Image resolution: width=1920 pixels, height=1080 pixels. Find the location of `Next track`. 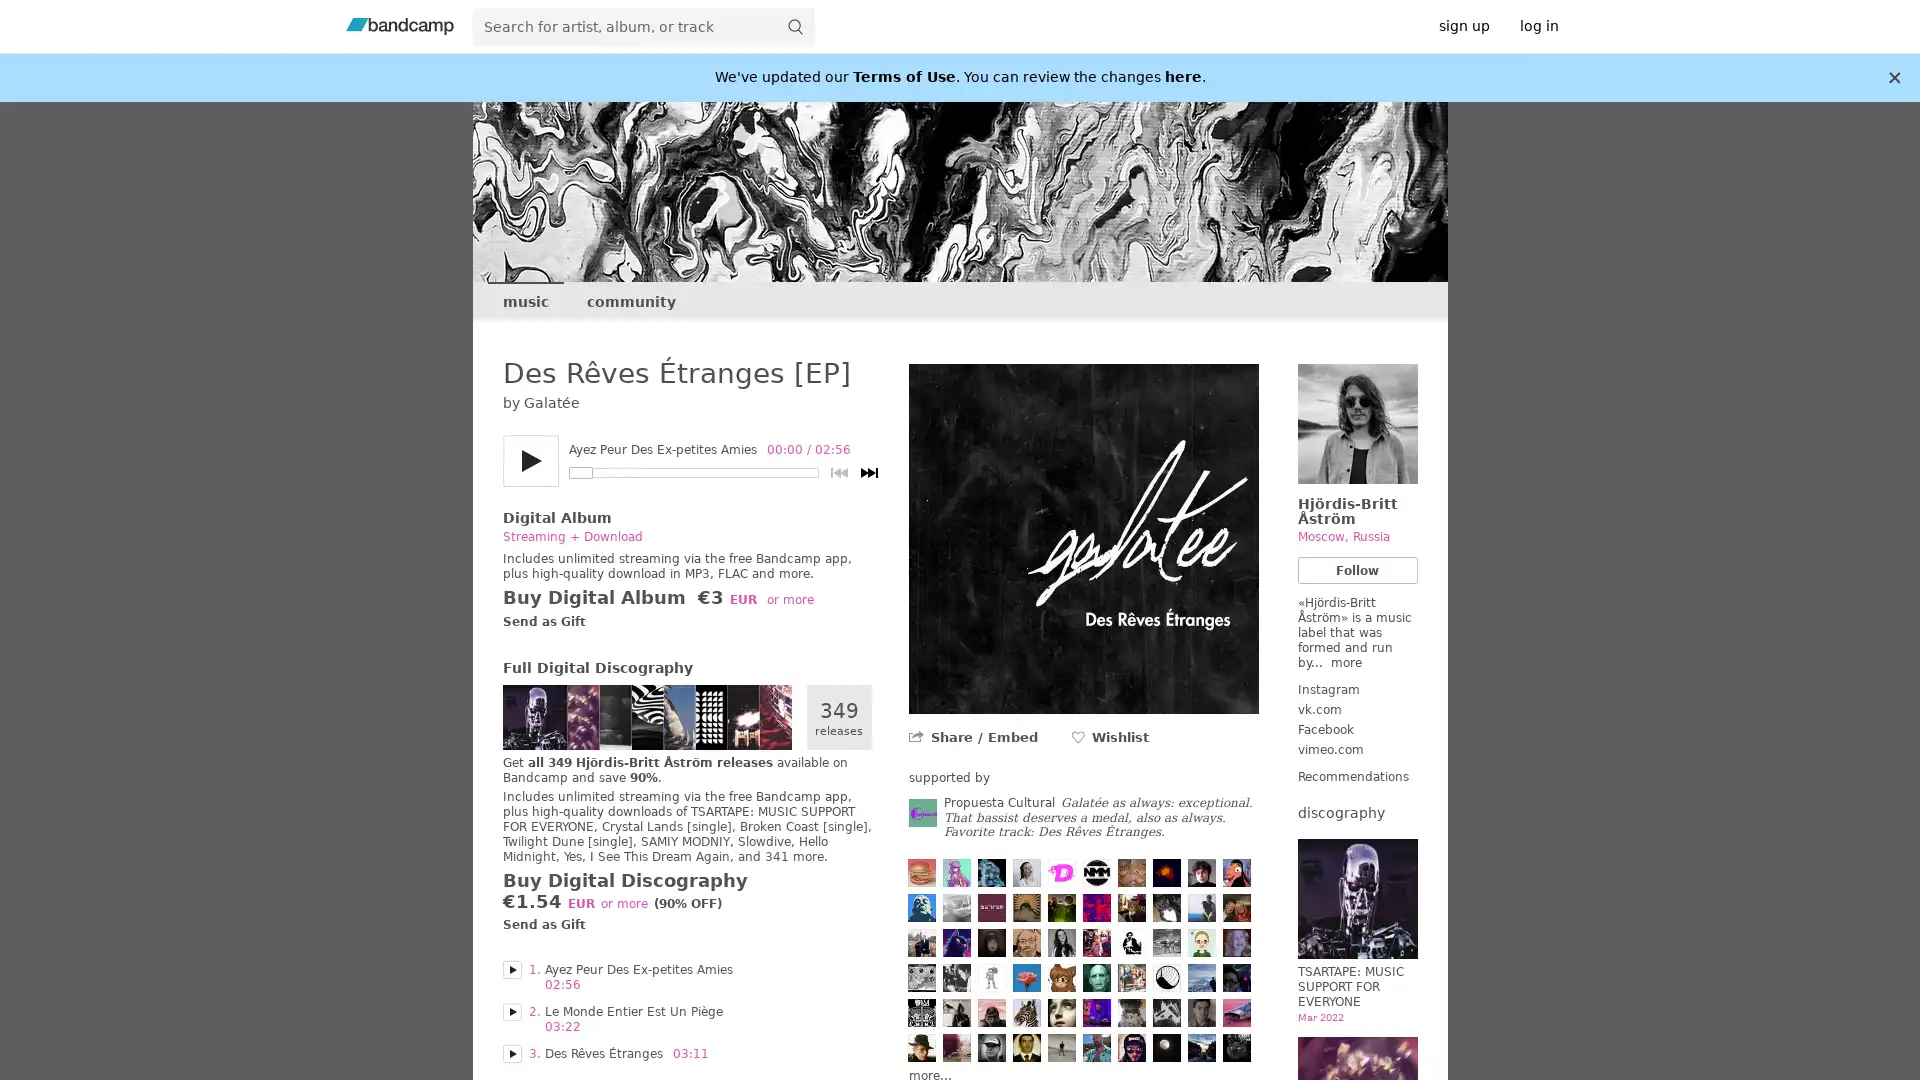

Next track is located at coordinates (868, 473).